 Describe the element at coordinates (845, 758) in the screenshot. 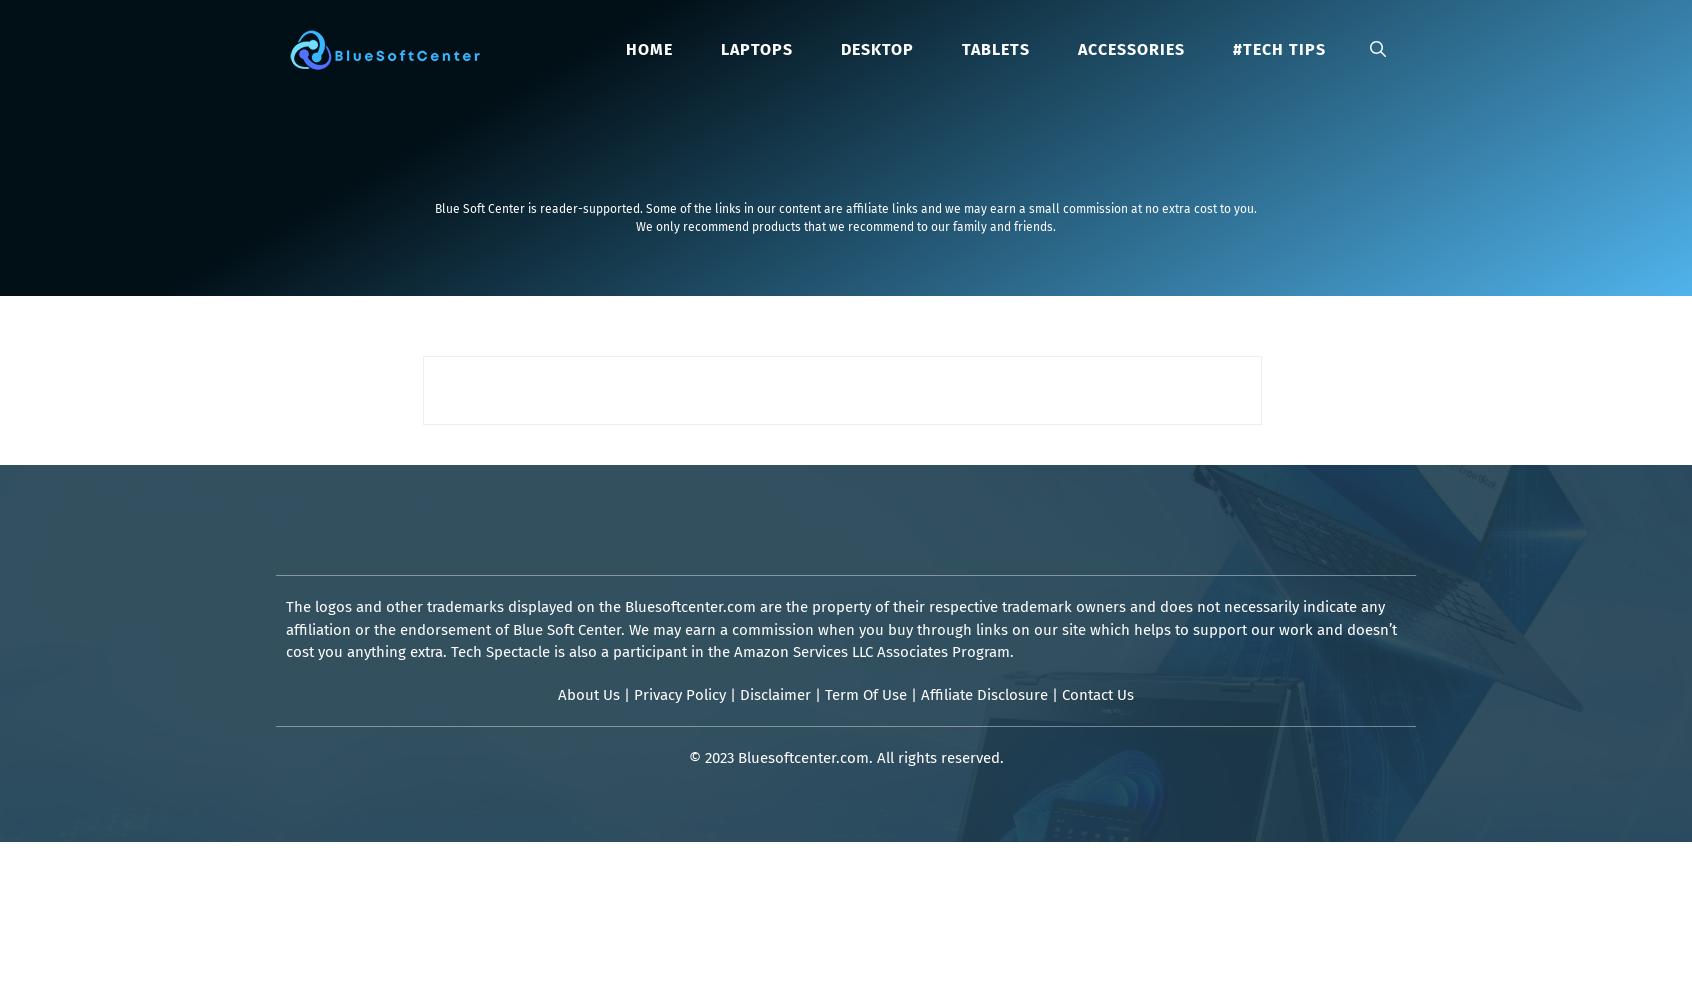

I see `'© 2023 Bluesoftcenter.com. All rights reserved.'` at that location.